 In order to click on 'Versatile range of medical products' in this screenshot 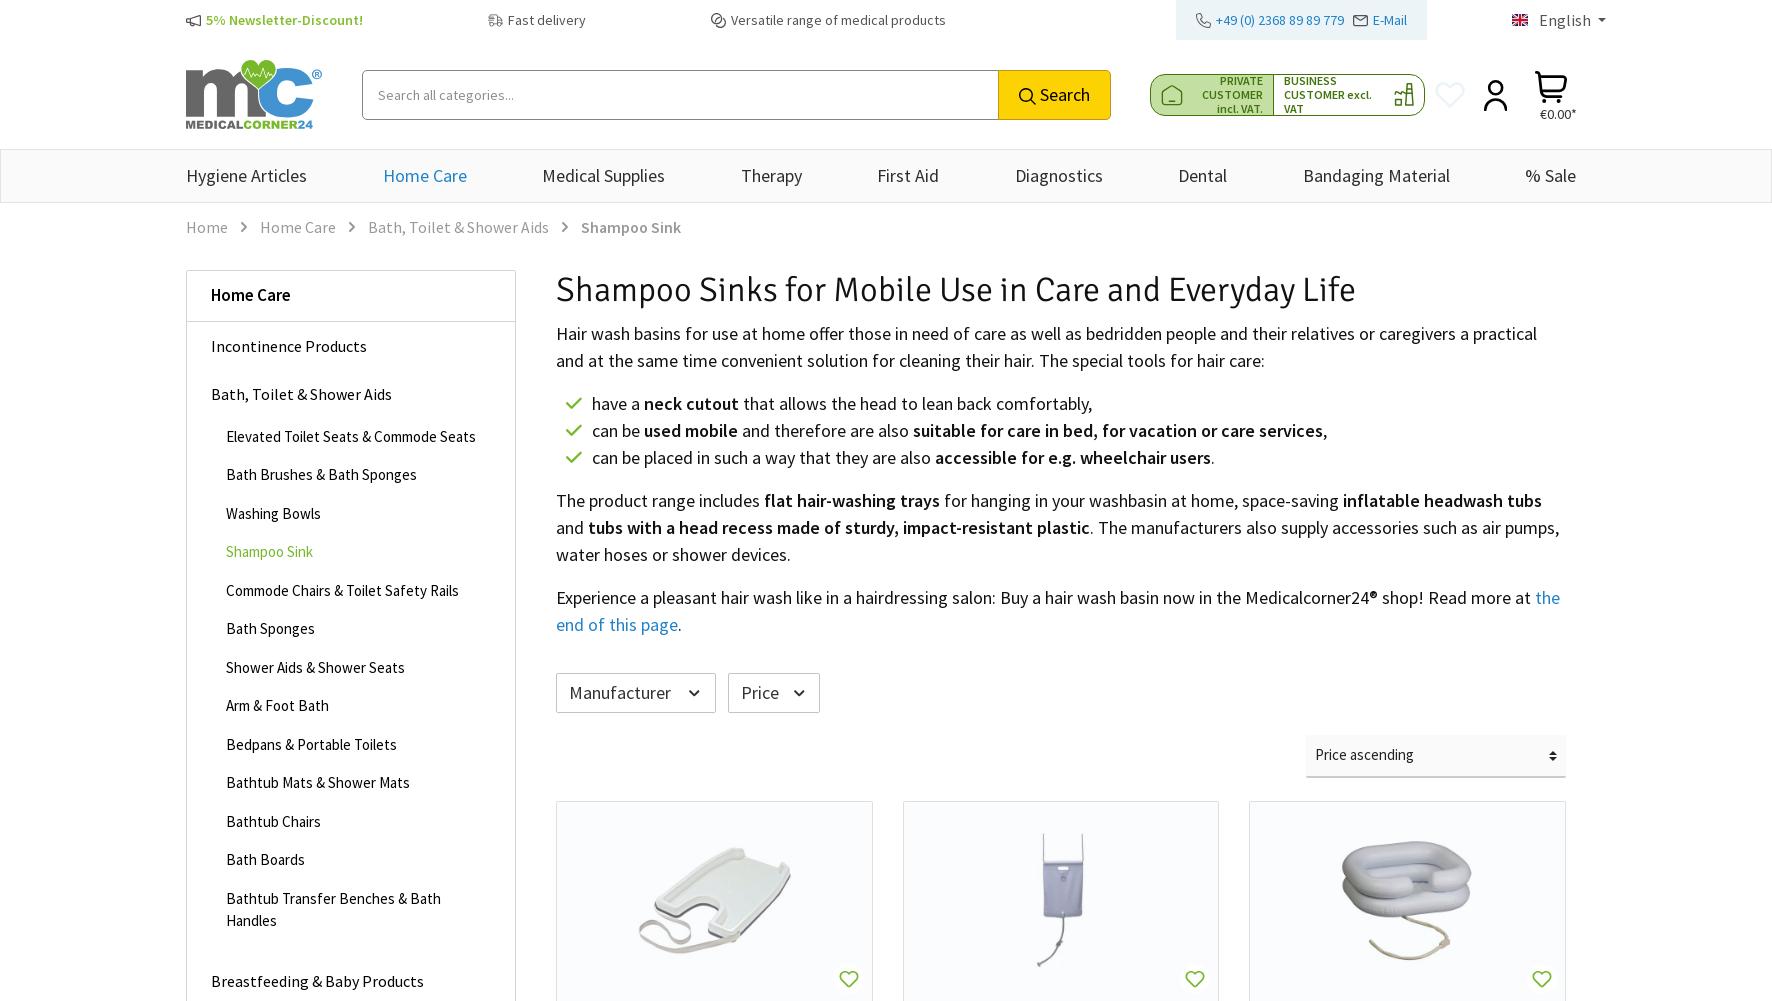, I will do `click(837, 19)`.